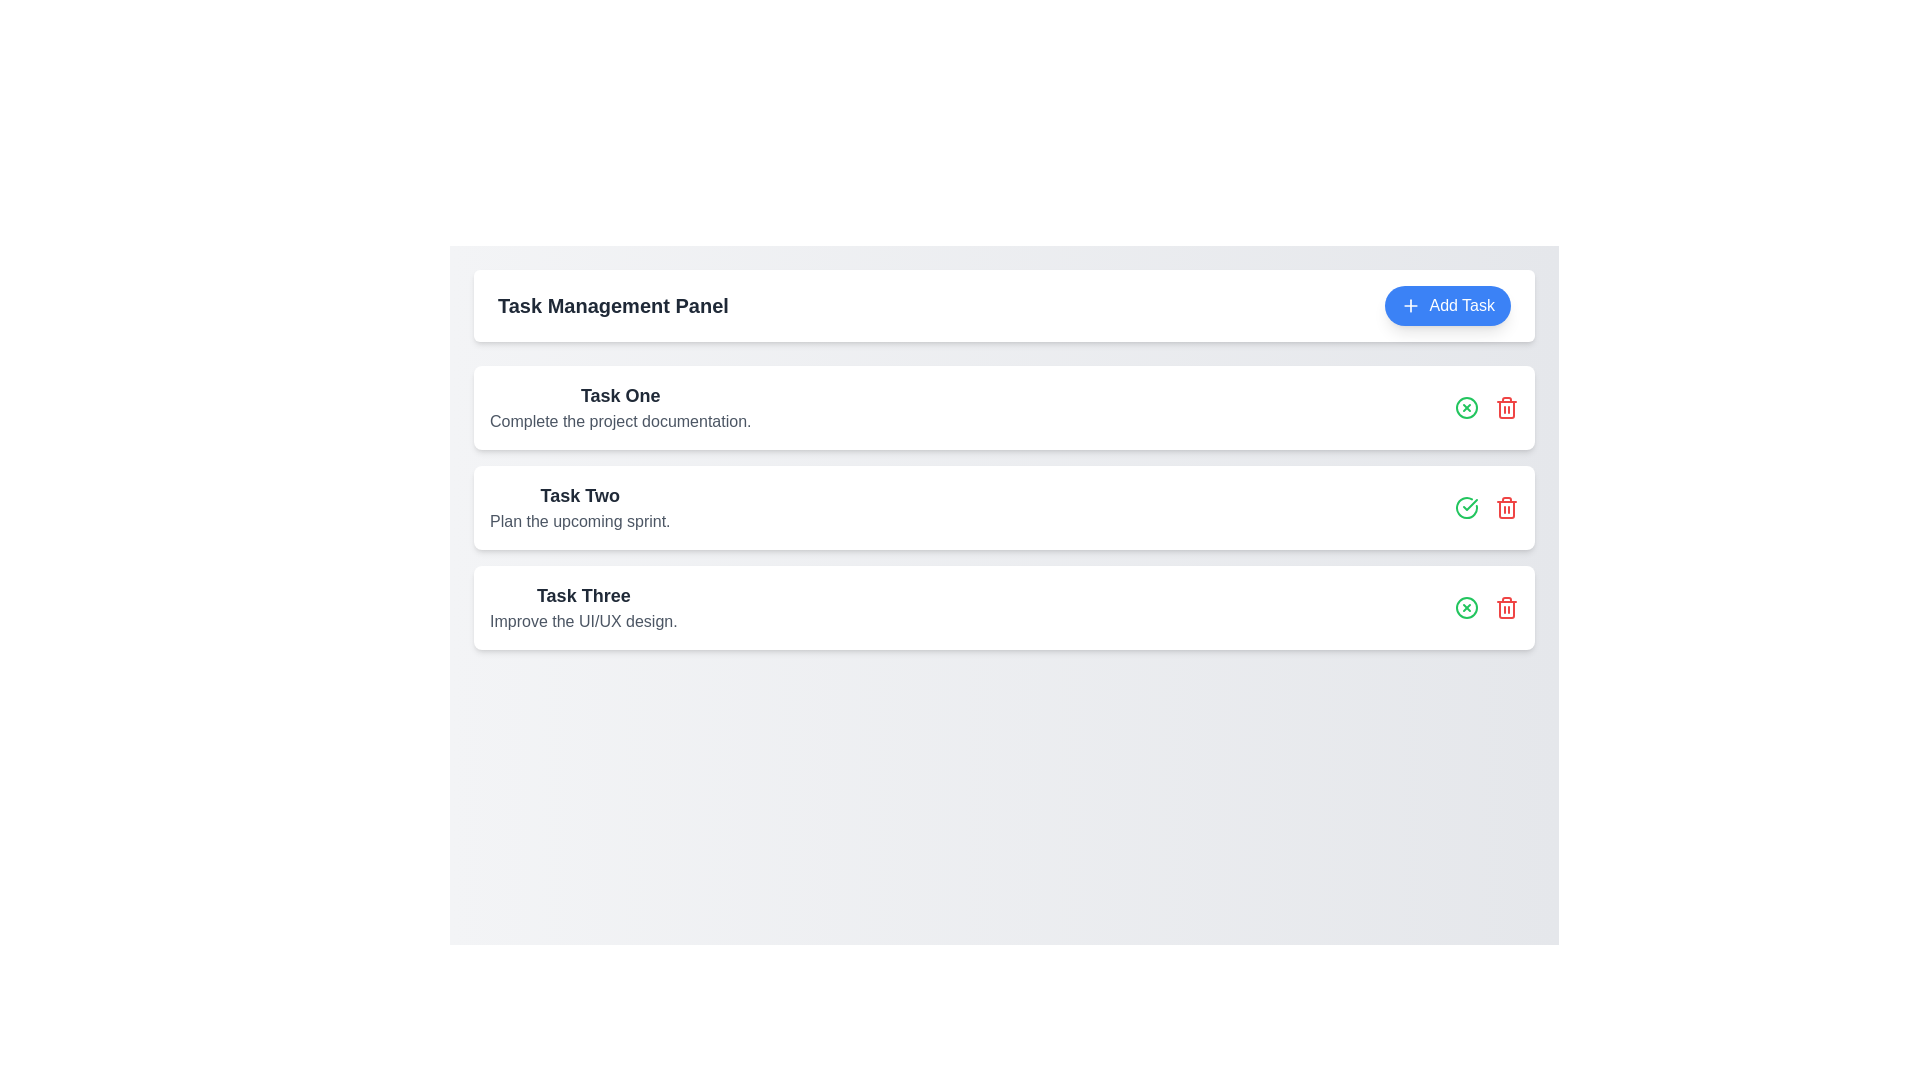  What do you see at coordinates (582, 607) in the screenshot?
I see `text content of the third task entry in the task manager interface, located under the heading 'Task Management Panel'` at bounding box center [582, 607].